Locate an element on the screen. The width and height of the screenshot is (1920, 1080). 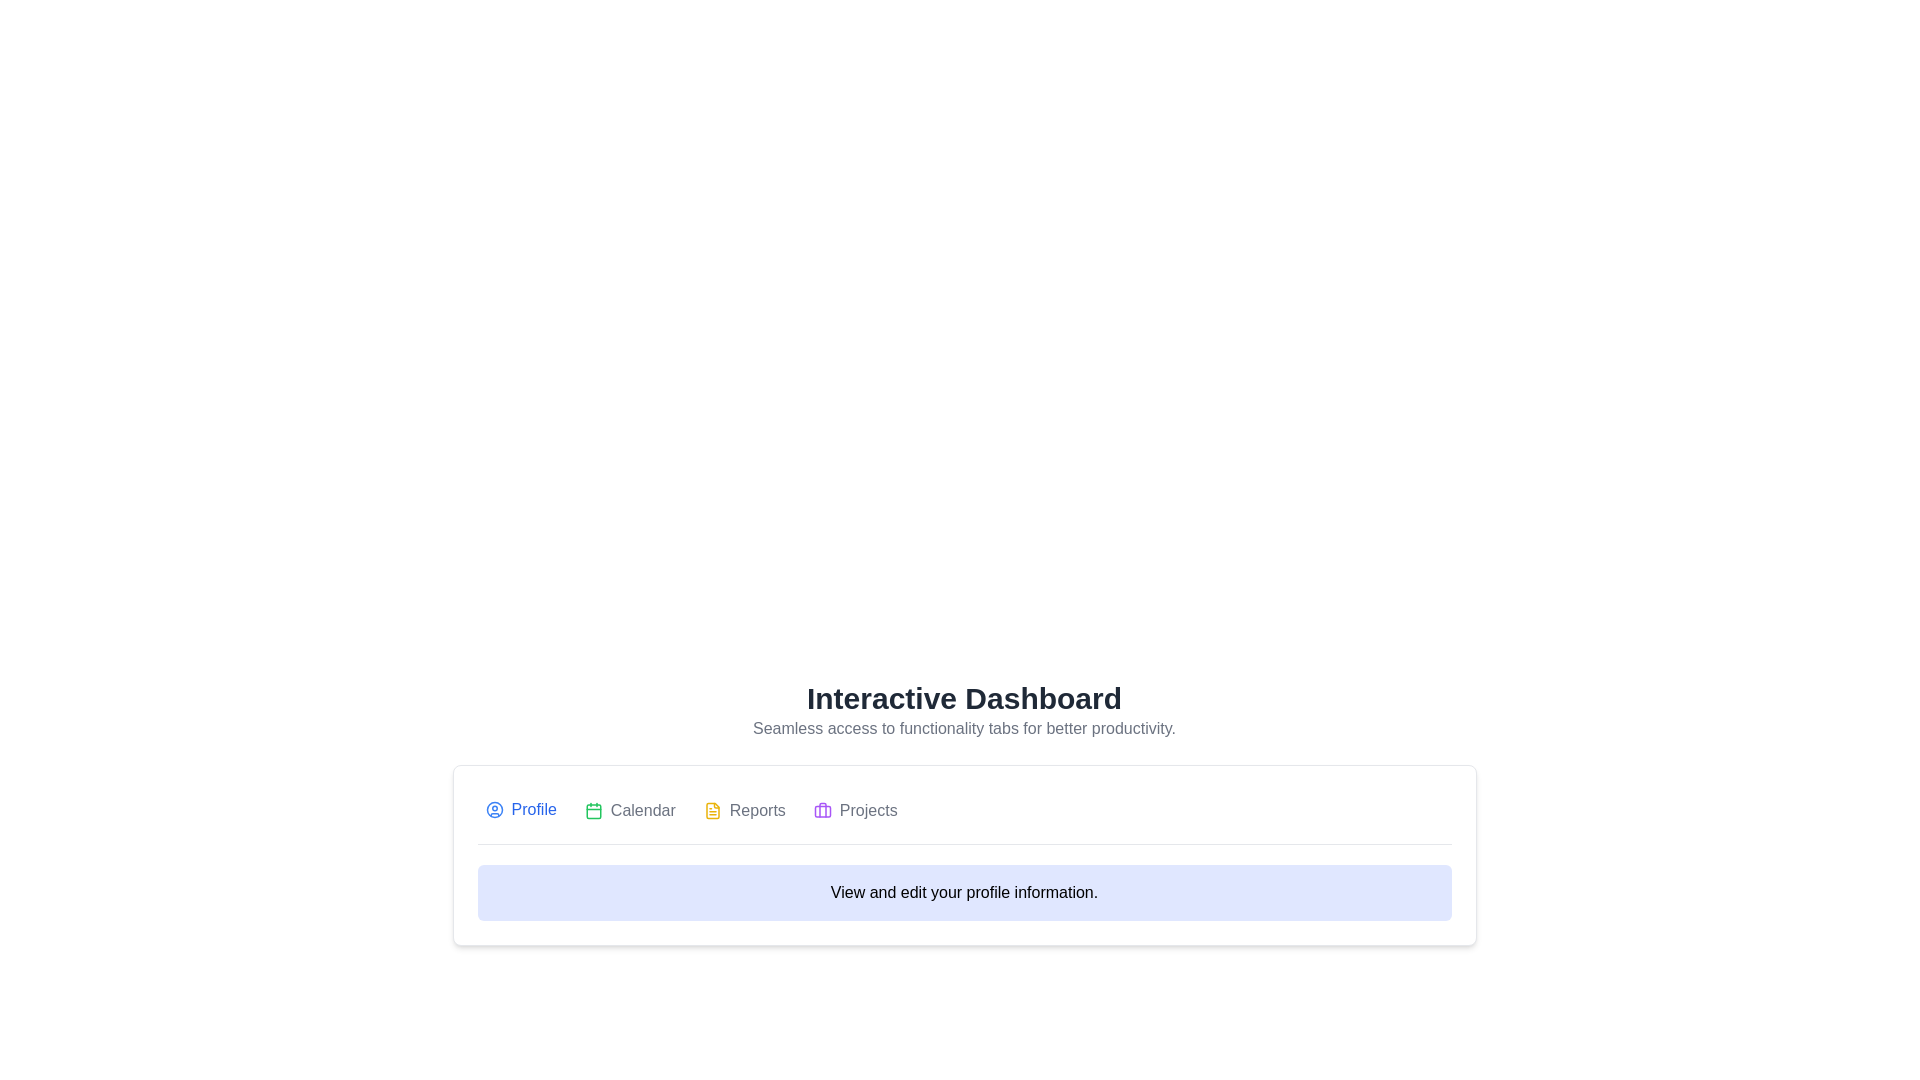
the text label displaying 'Projects', which is the fourth tab in a horizontal alignment of tabs, located near a briefcase icon is located at coordinates (868, 810).